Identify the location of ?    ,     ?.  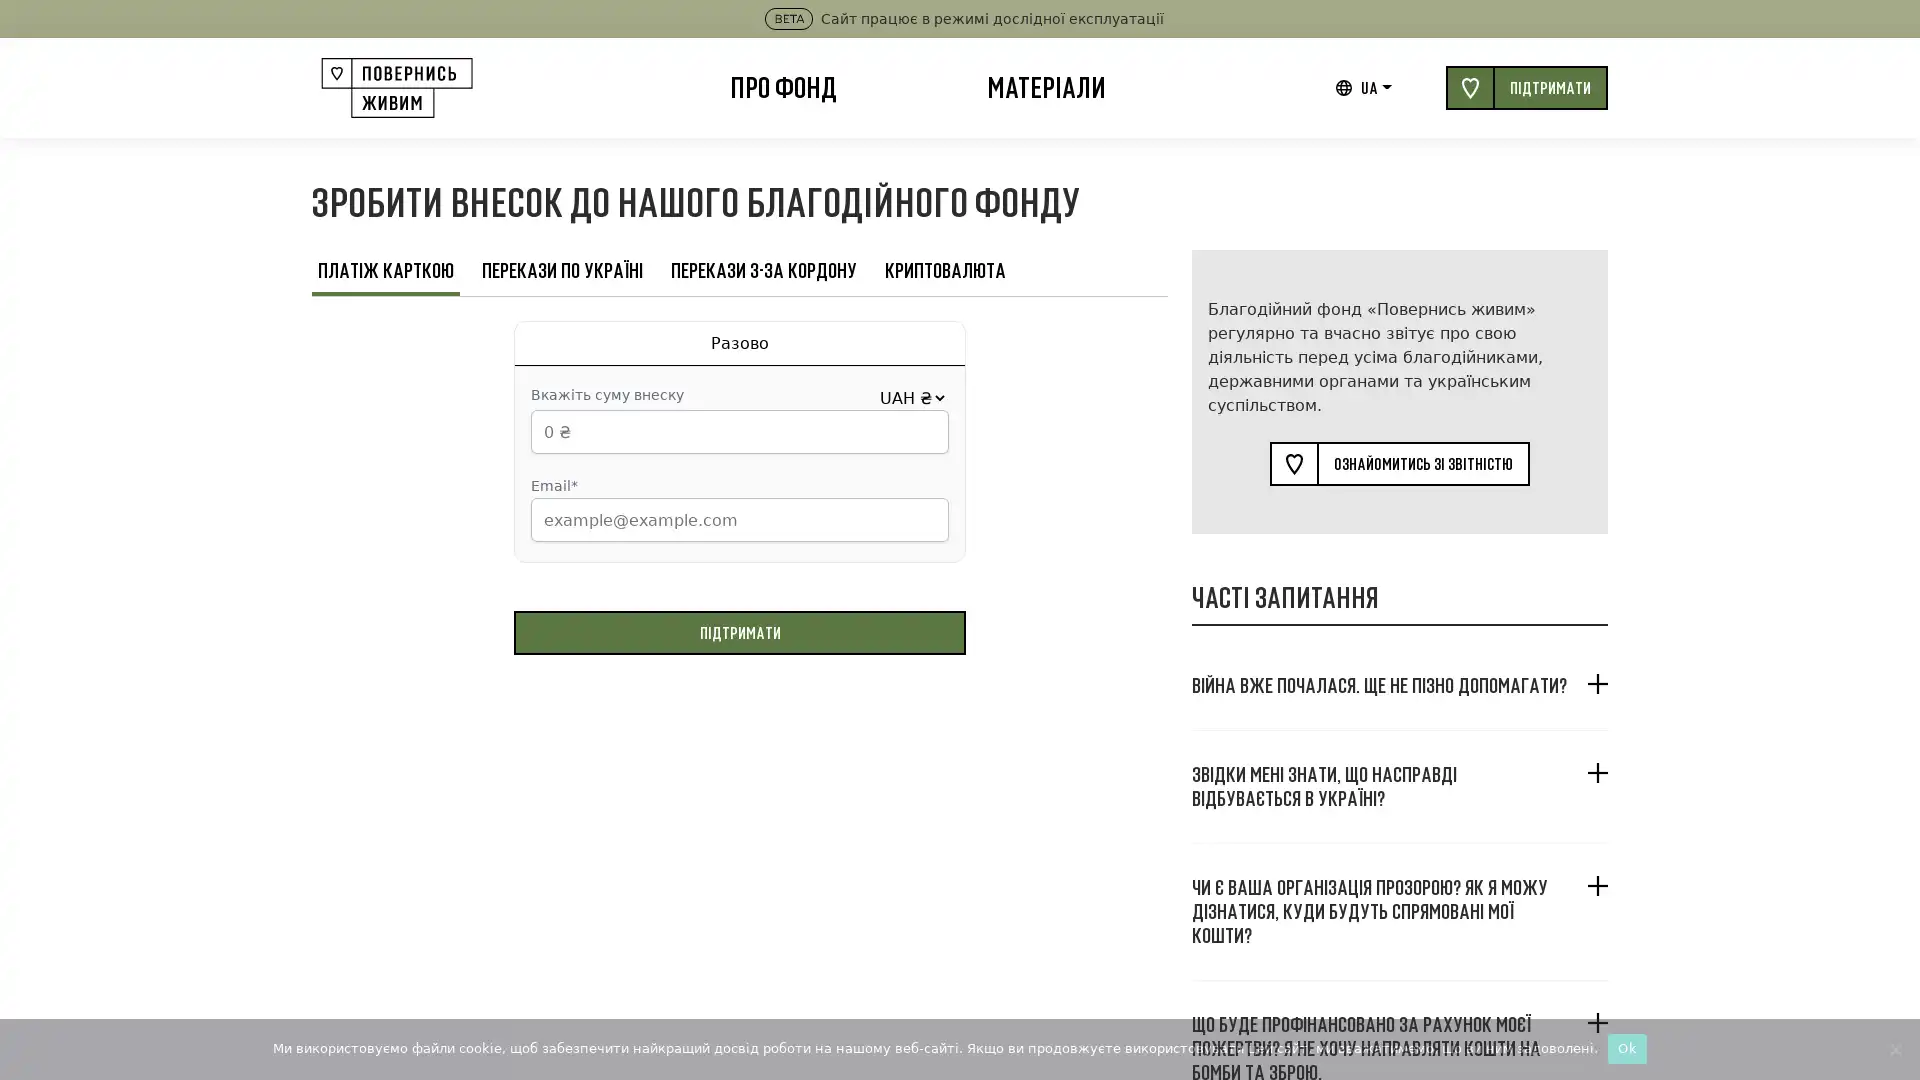
(1399, 910).